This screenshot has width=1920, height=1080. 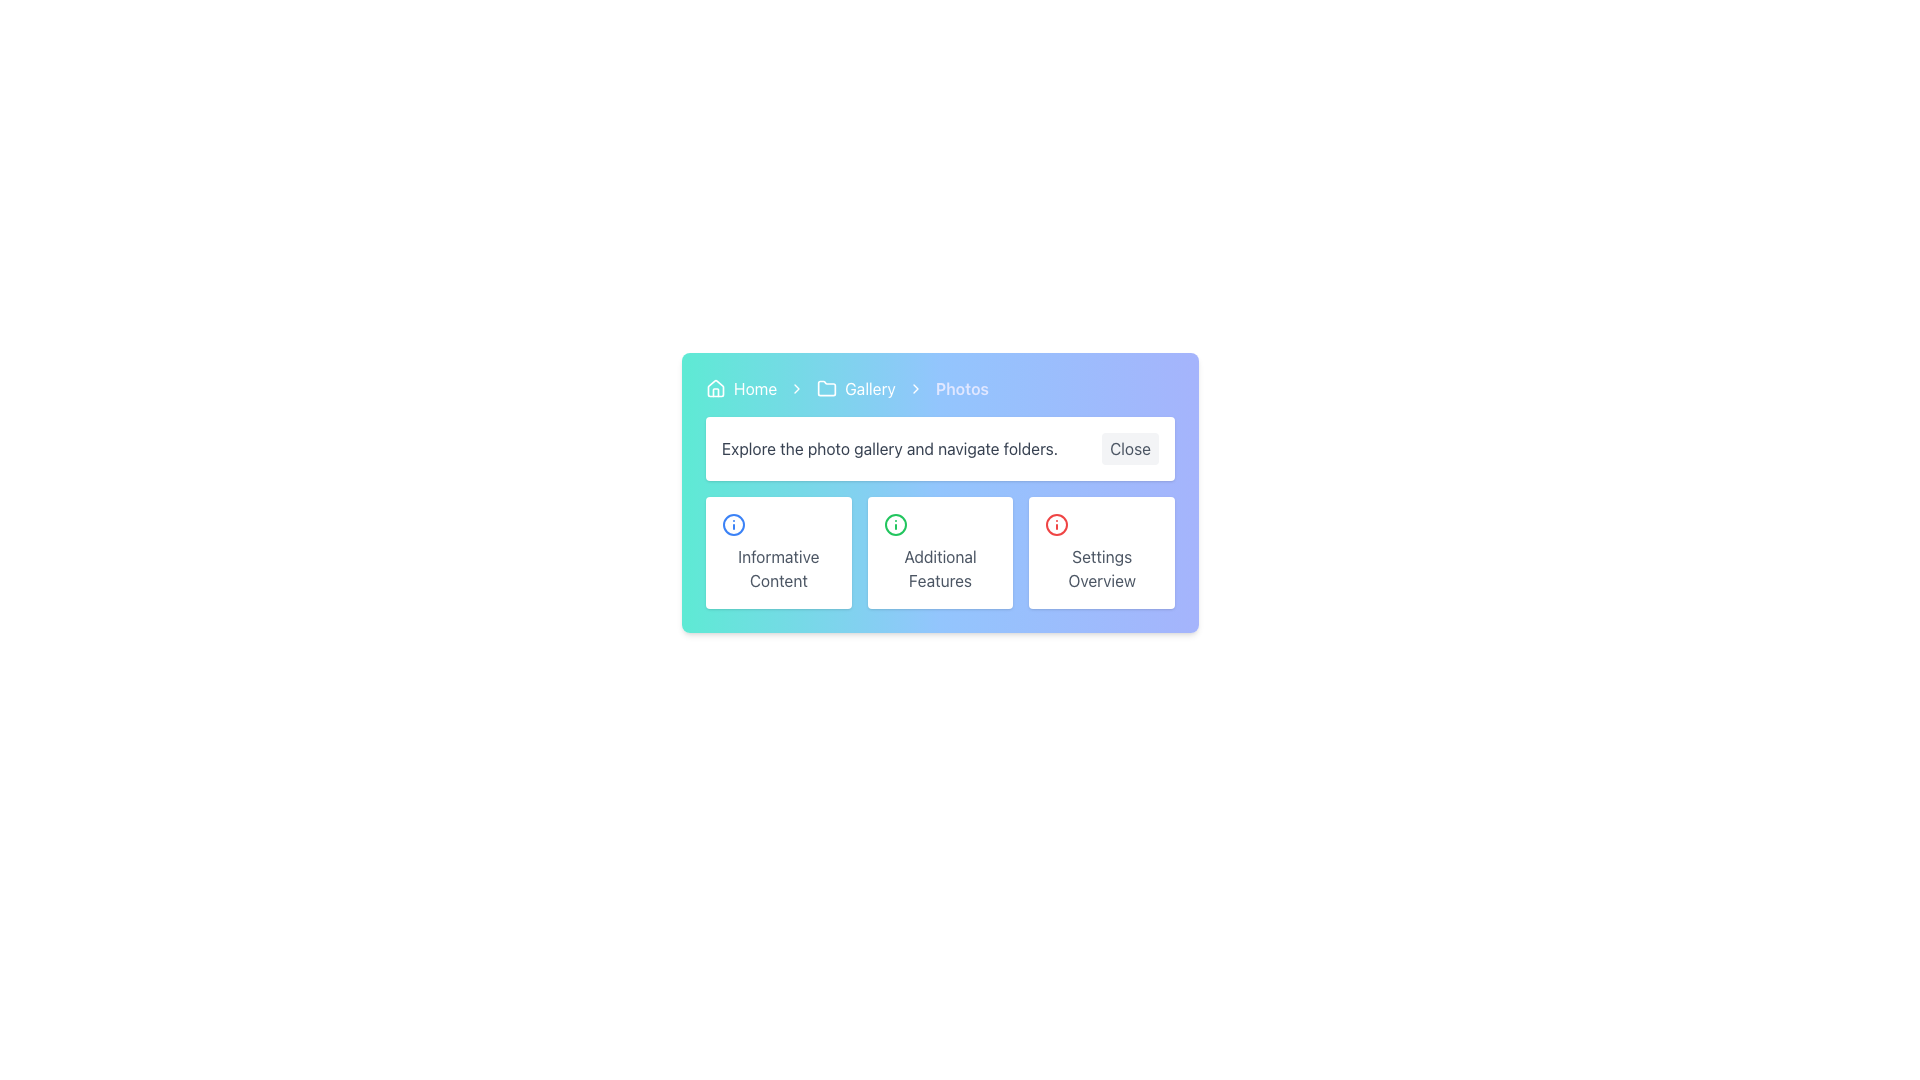 What do you see at coordinates (740, 389) in the screenshot?
I see `the first breadcrumb navigation item that directs users to the root or home page of the application, located at the top left corner of the interface` at bounding box center [740, 389].